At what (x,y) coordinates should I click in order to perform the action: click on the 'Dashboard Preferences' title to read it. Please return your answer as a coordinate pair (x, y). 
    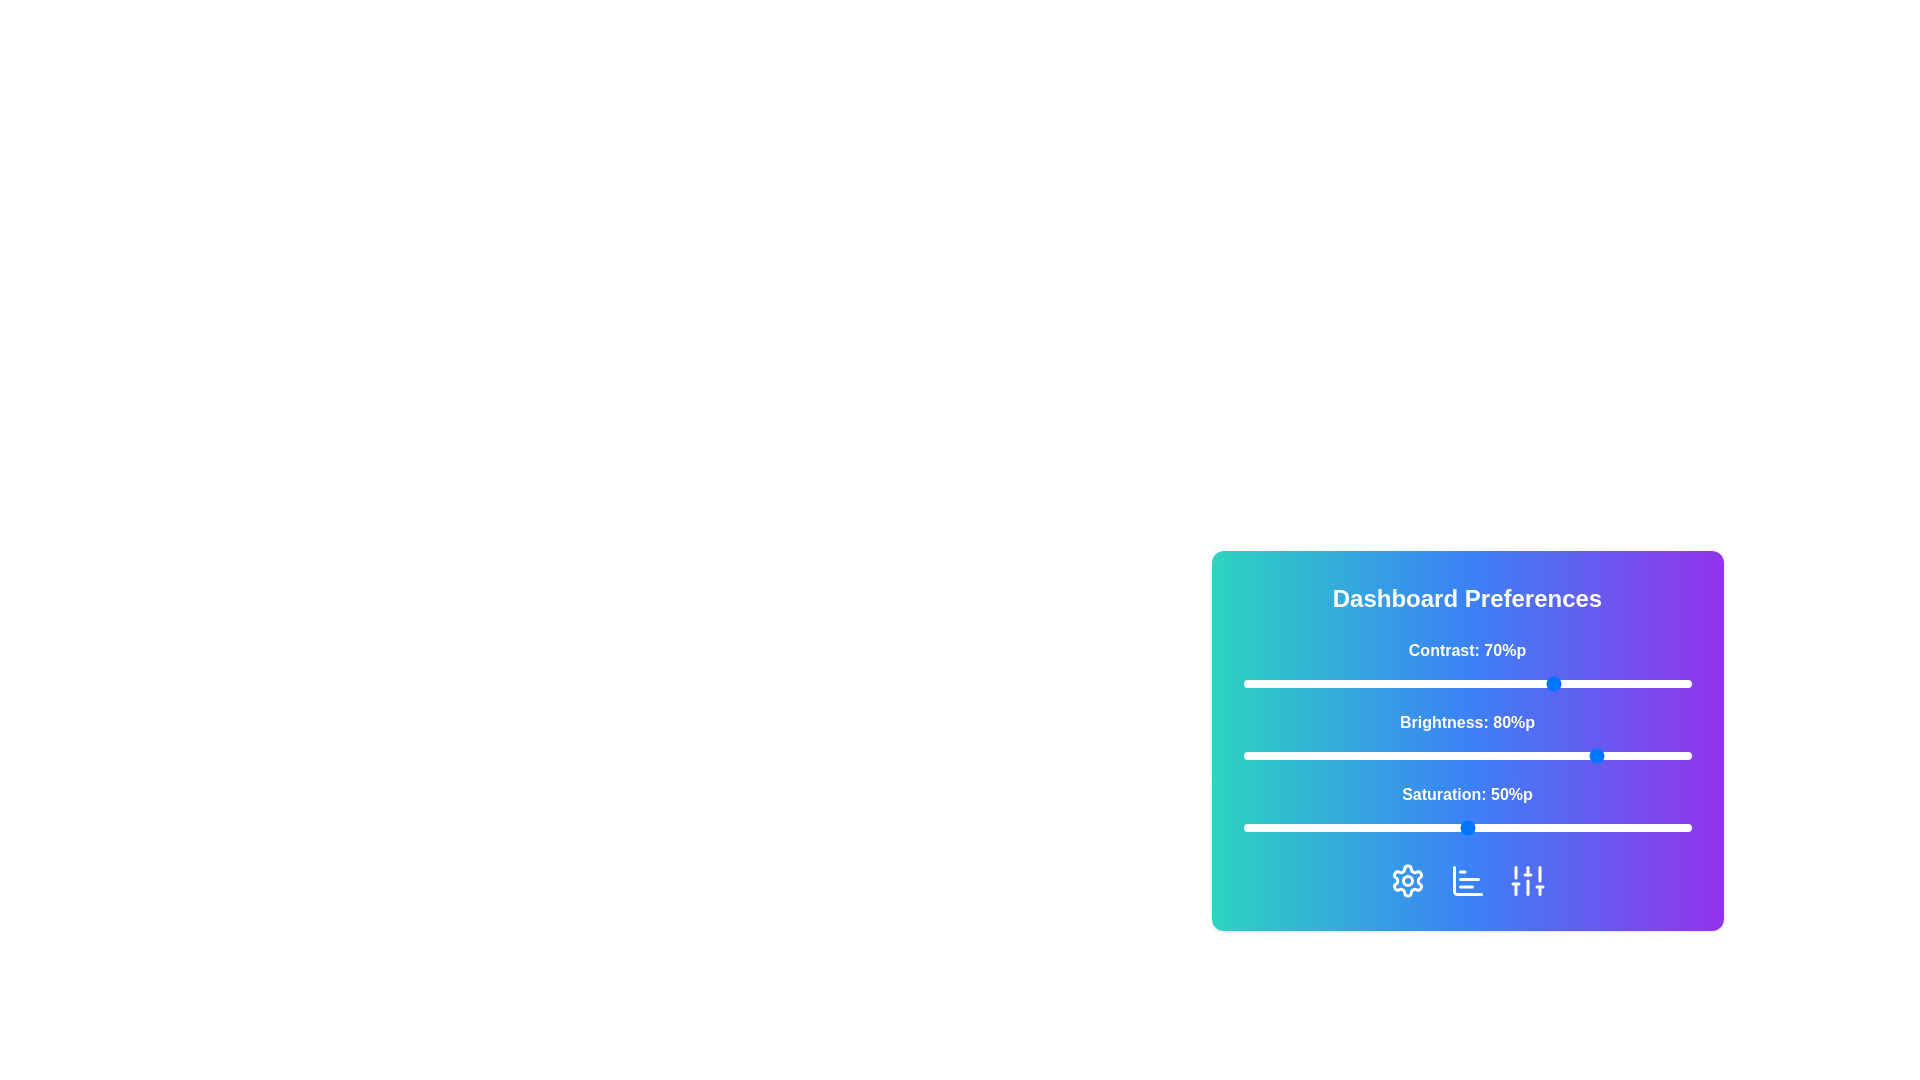
    Looking at the image, I should click on (1467, 597).